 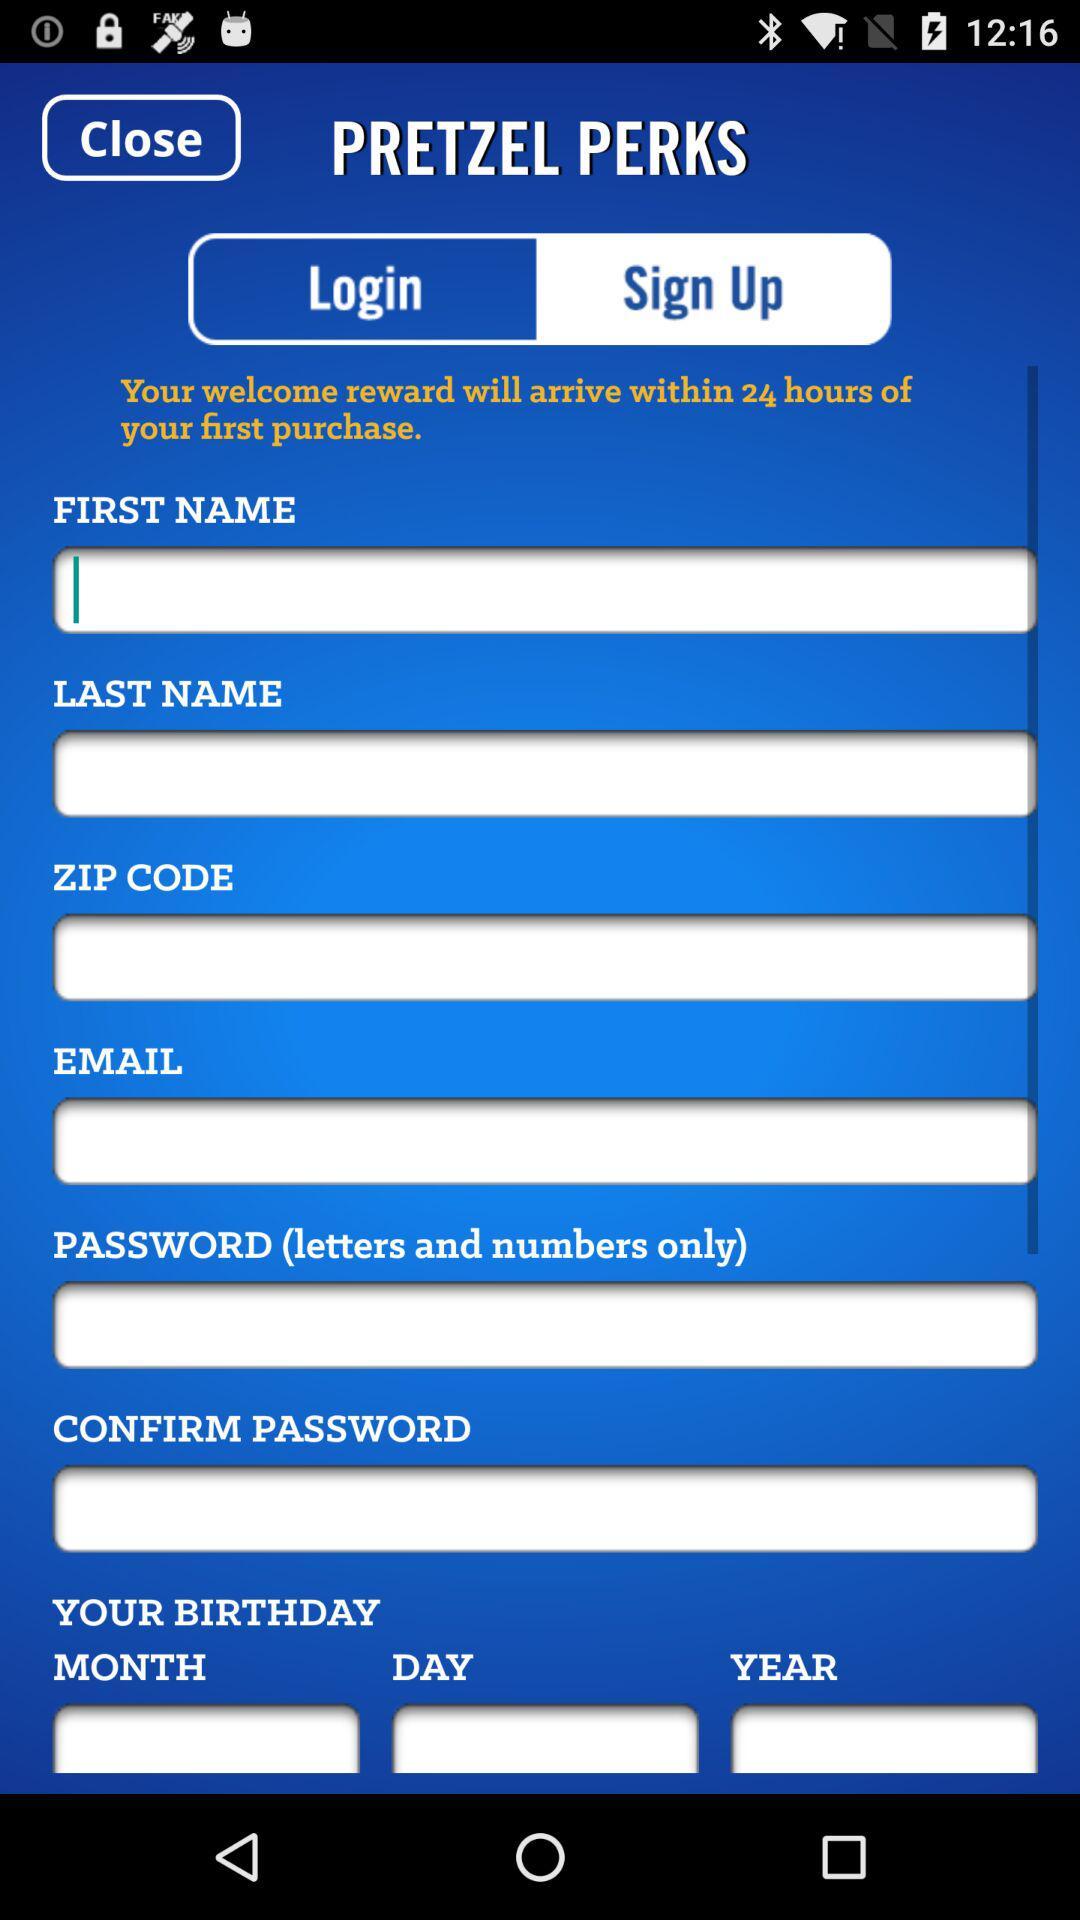 What do you see at coordinates (545, 956) in the screenshot?
I see `zip code` at bounding box center [545, 956].